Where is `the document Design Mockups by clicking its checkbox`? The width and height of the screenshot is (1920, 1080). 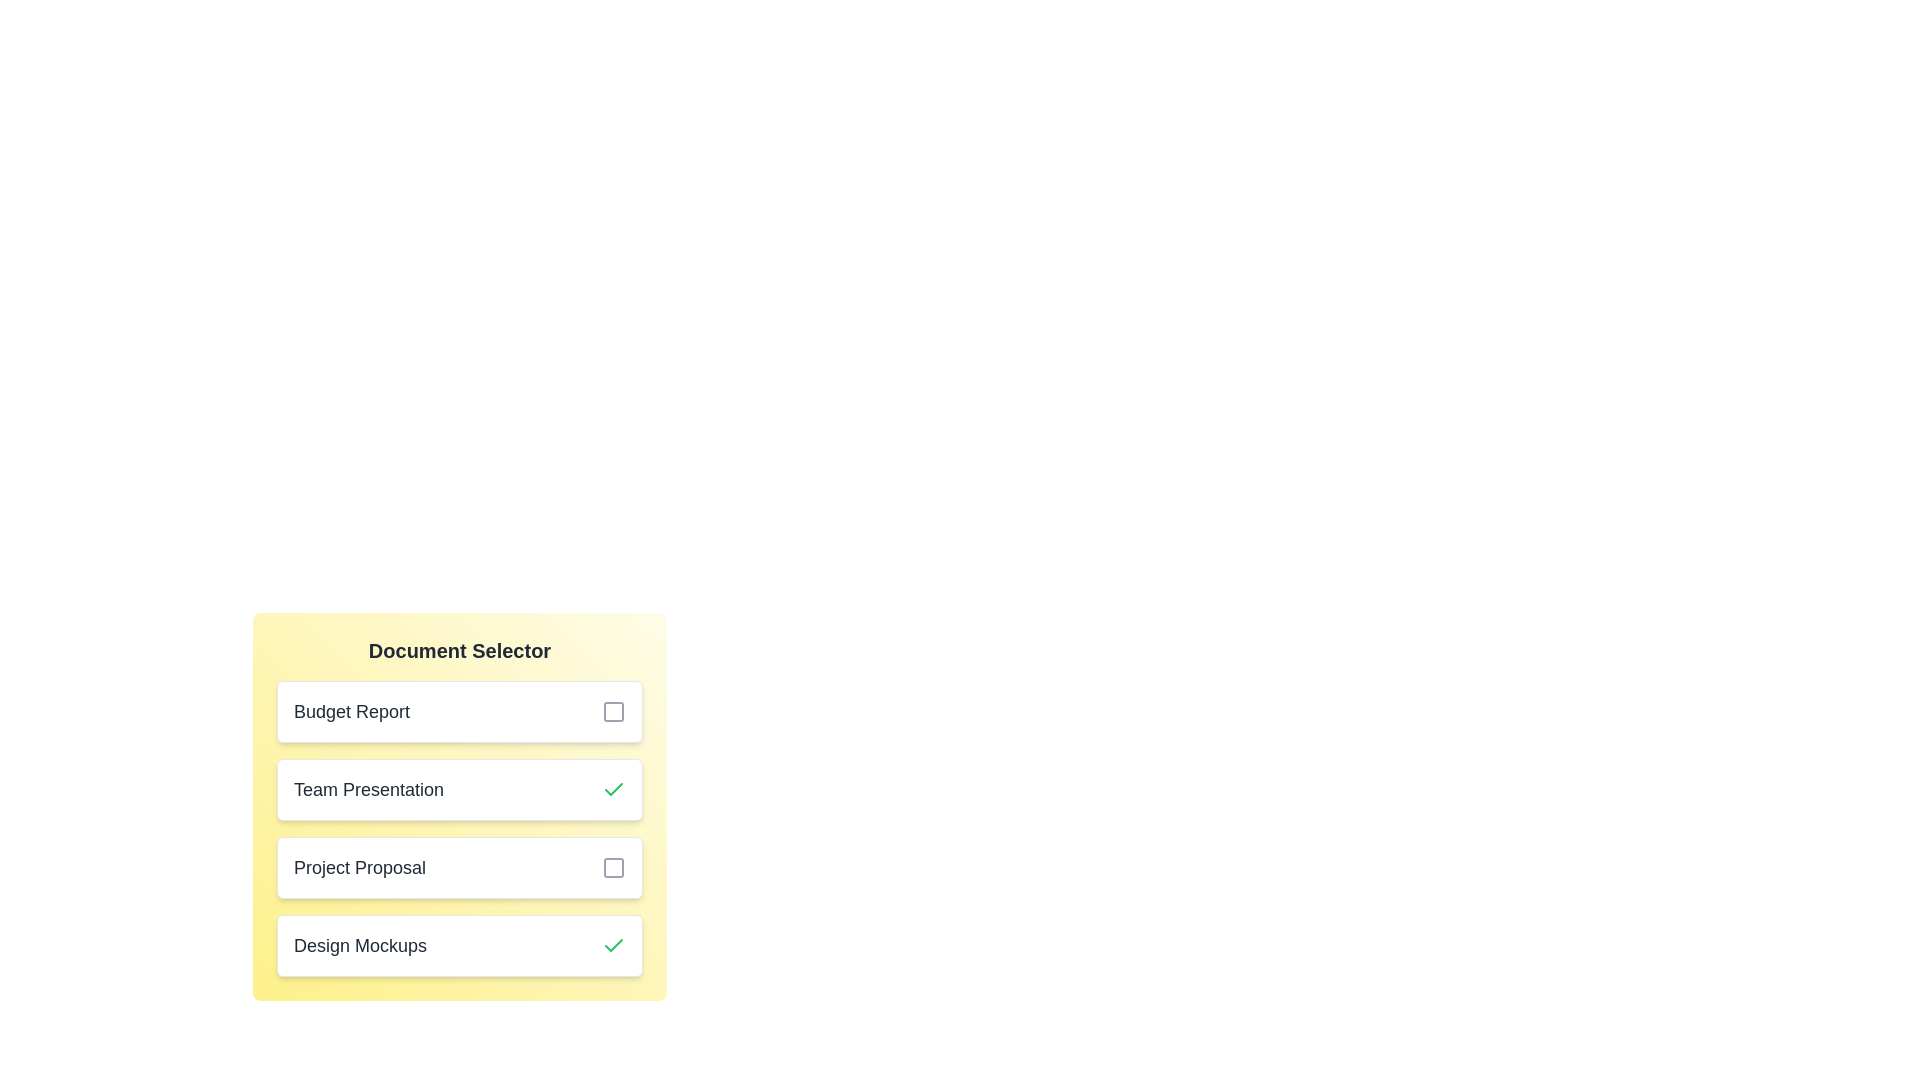
the document Design Mockups by clicking its checkbox is located at coordinates (613, 945).